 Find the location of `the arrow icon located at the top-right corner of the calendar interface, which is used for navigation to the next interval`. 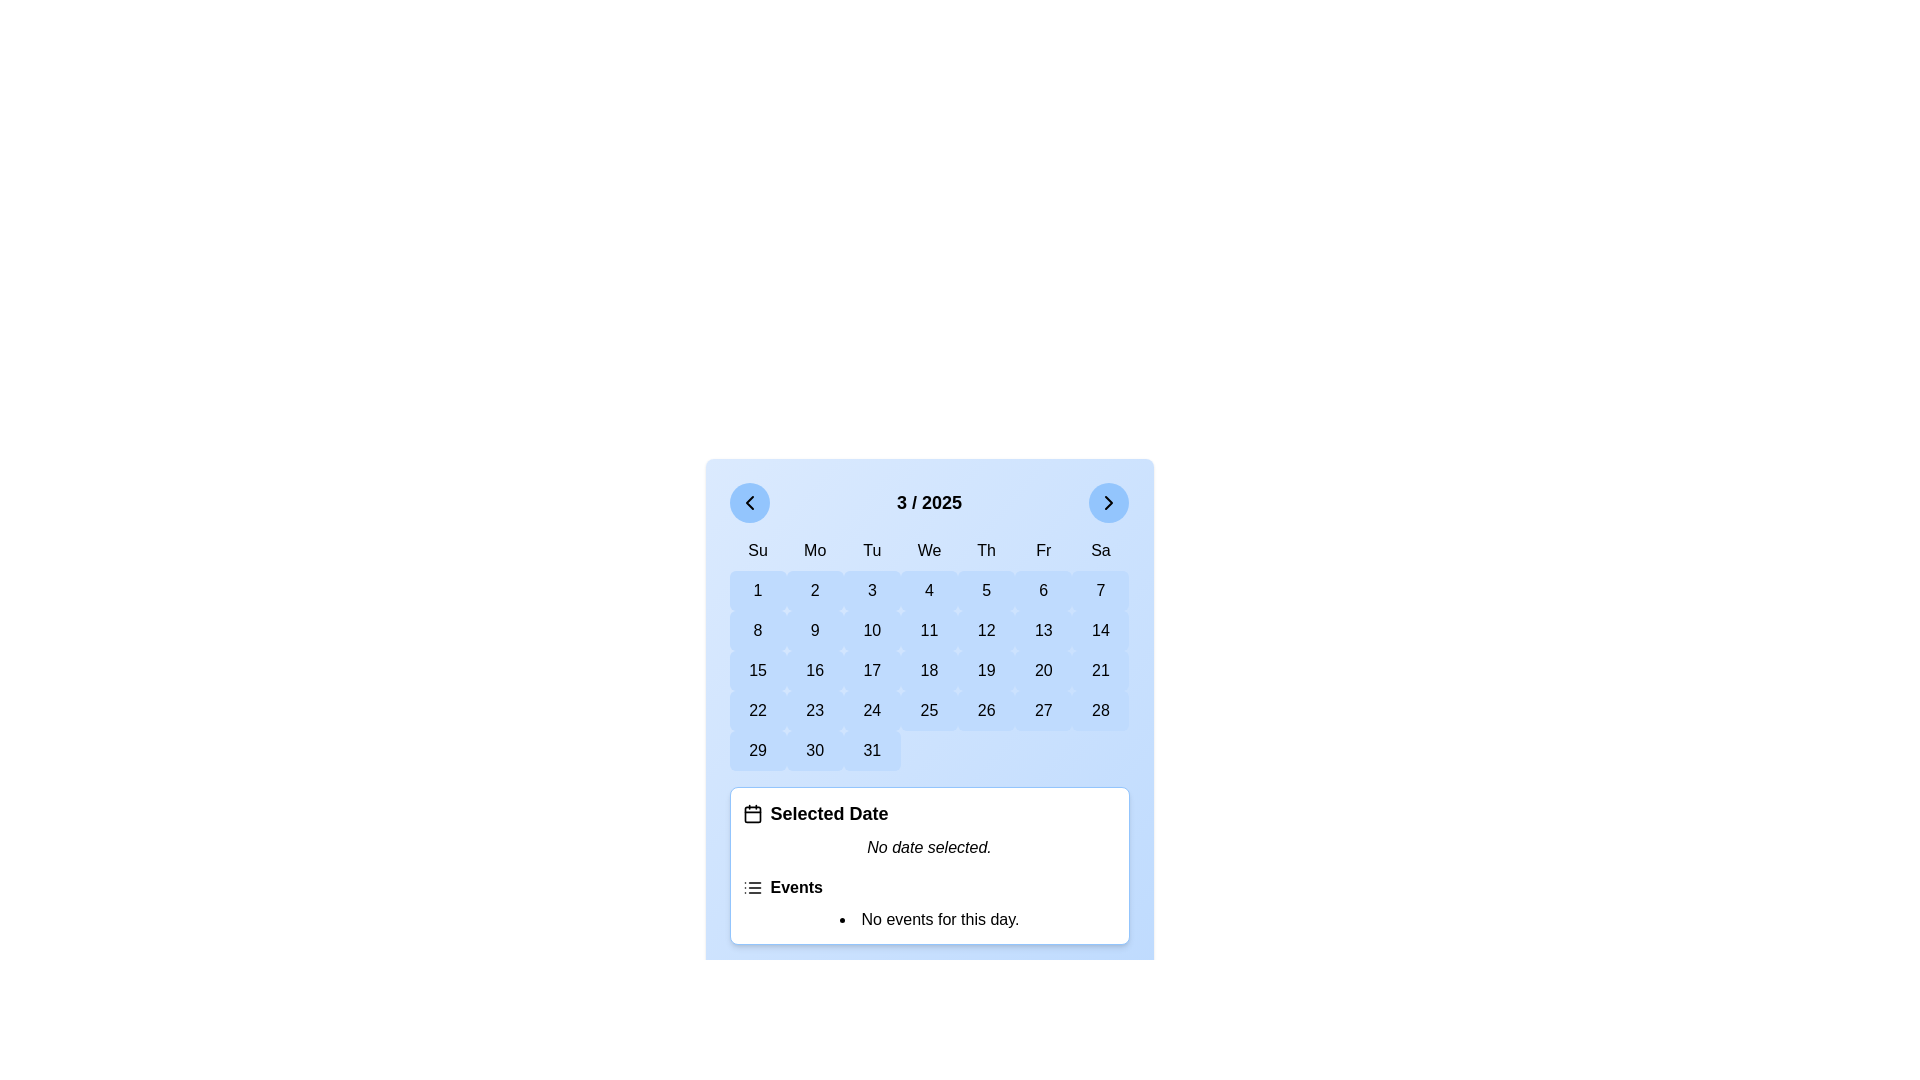

the arrow icon located at the top-right corner of the calendar interface, which is used for navigation to the next interval is located at coordinates (1108, 501).